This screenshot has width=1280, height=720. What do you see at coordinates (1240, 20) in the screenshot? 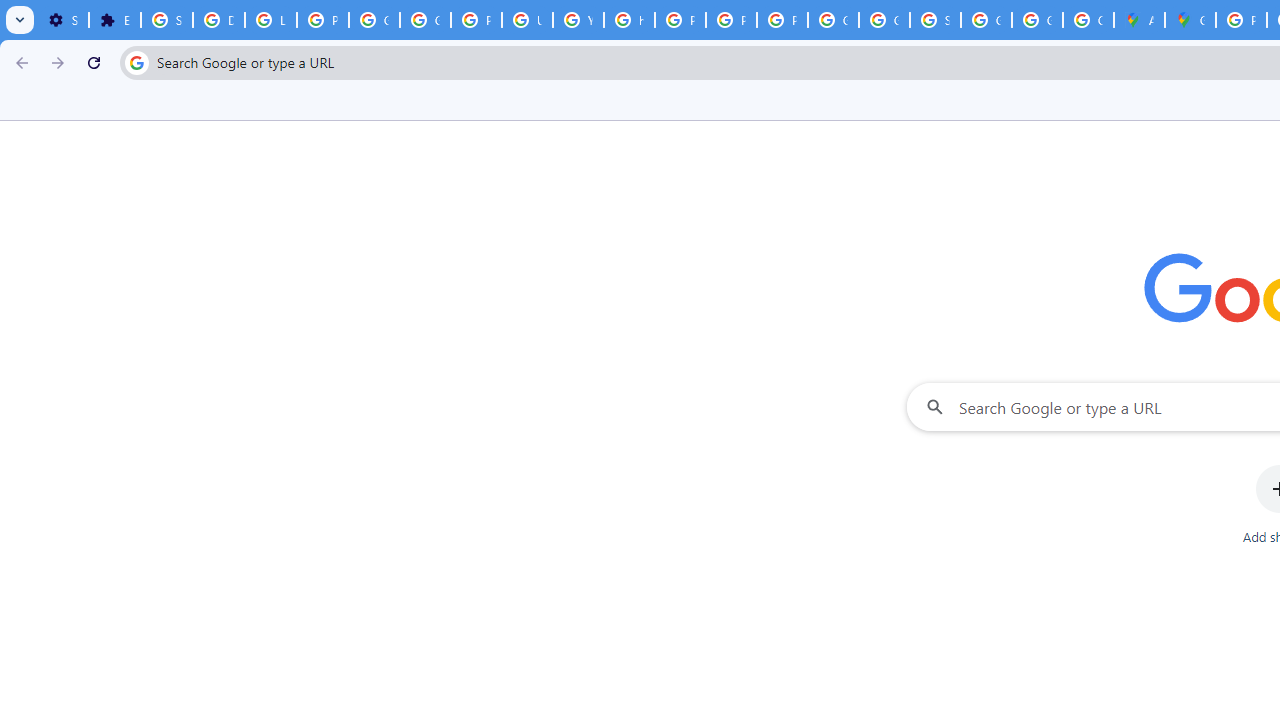
I see `'Policy Accountability and Transparency - Transparency Center'` at bounding box center [1240, 20].